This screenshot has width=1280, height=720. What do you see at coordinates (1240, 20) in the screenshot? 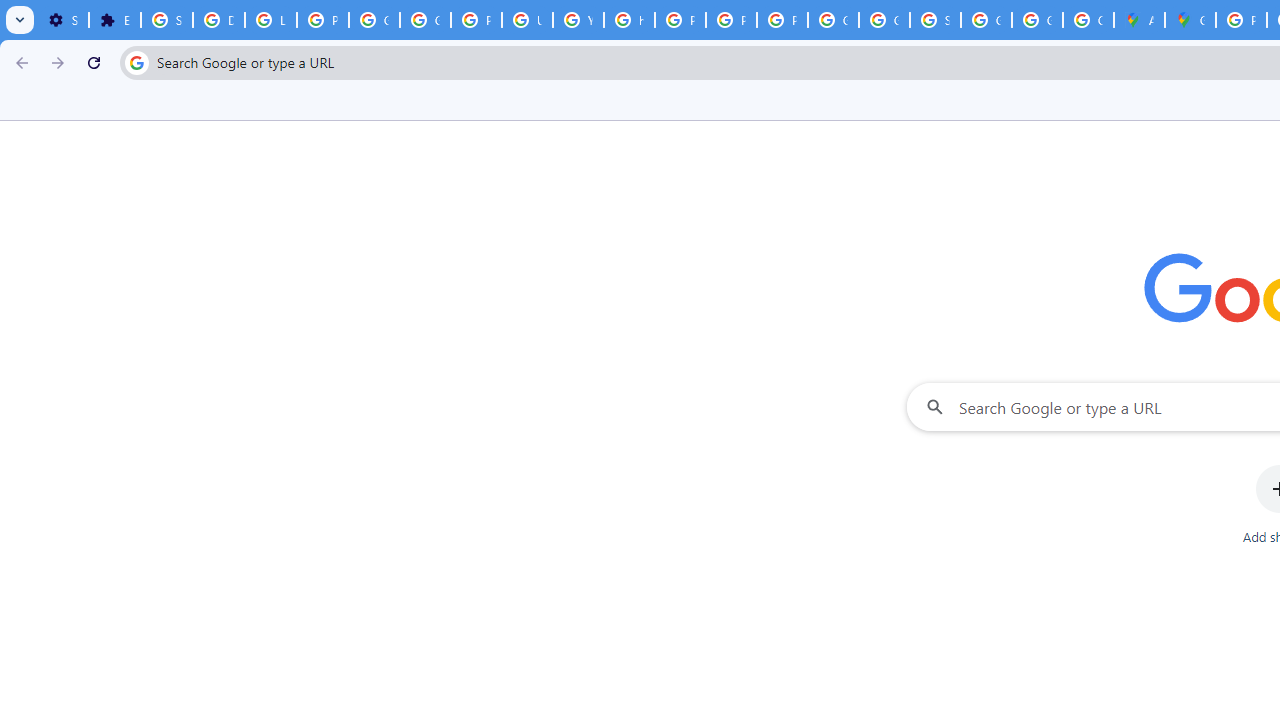
I see `'Policy Accountability and Transparency - Transparency Center'` at bounding box center [1240, 20].